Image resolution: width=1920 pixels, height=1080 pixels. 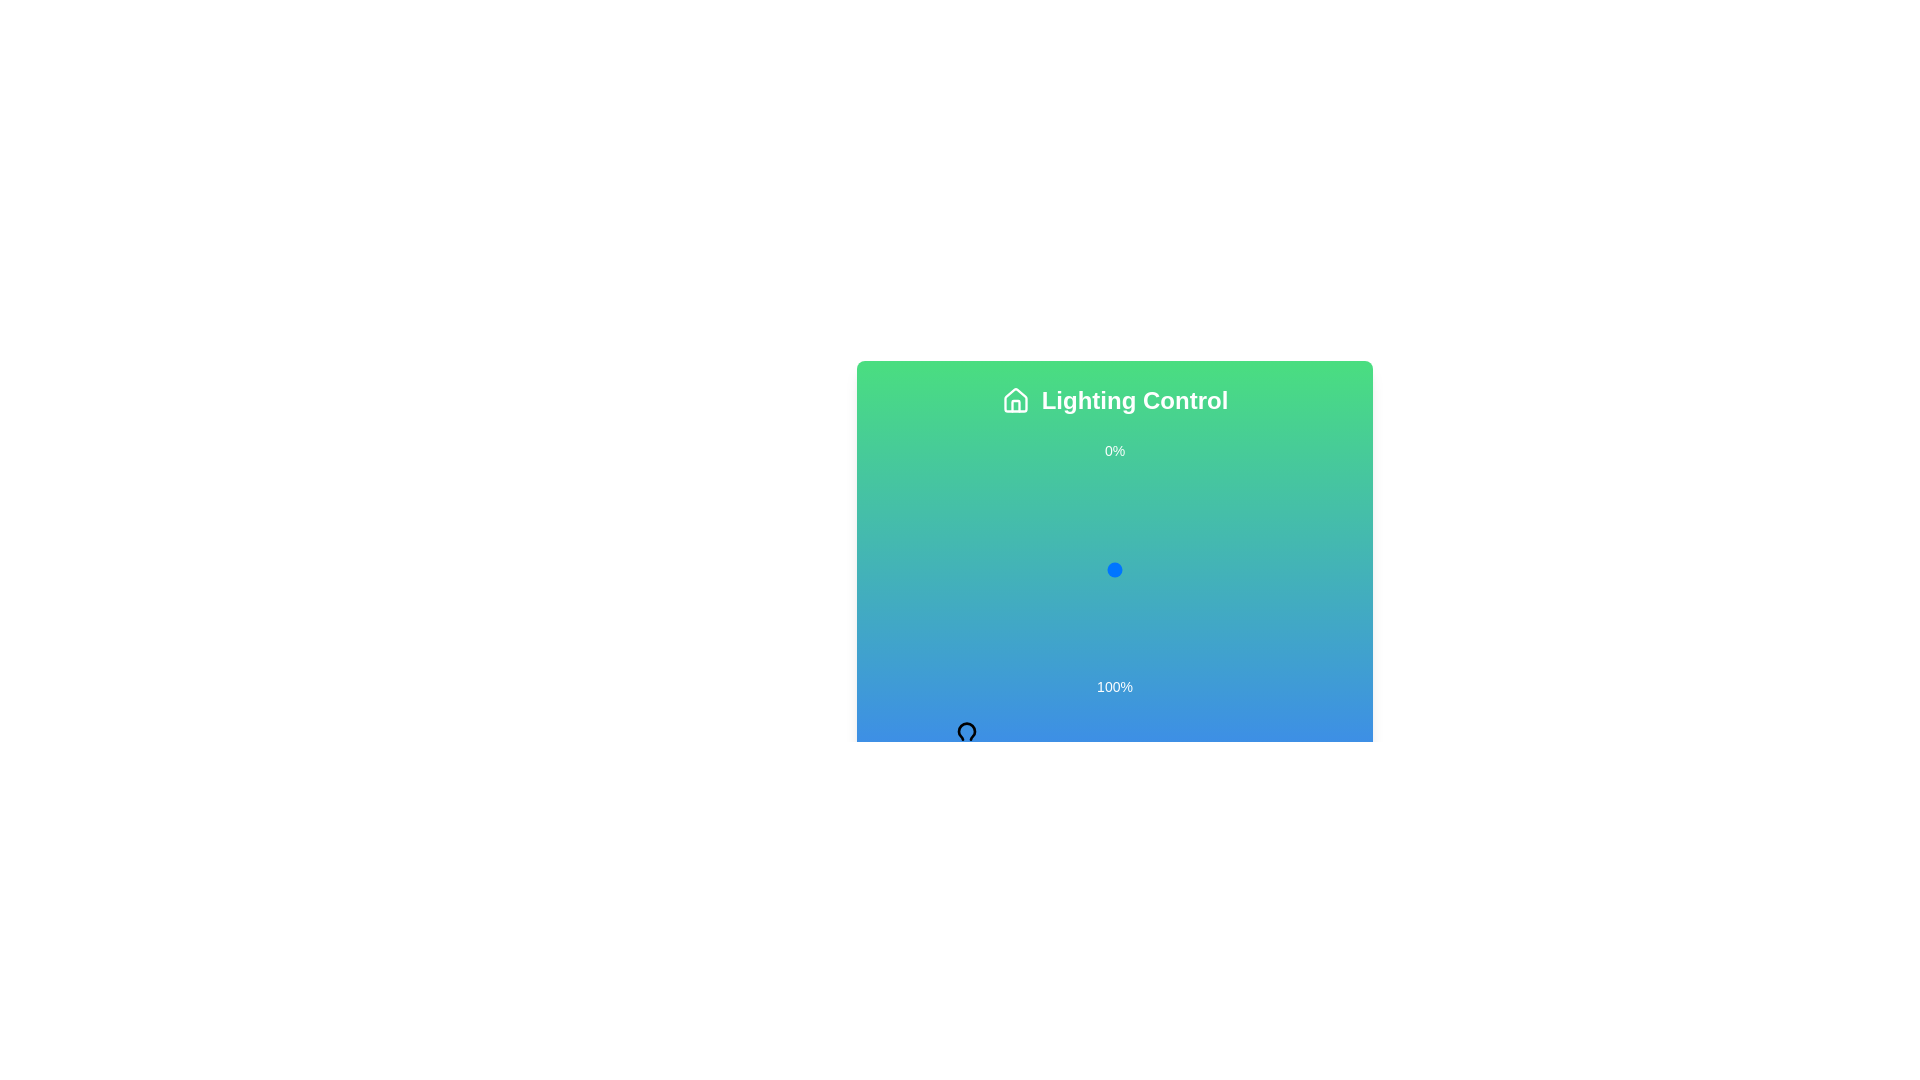 What do you see at coordinates (1113, 569) in the screenshot?
I see `the slider` at bounding box center [1113, 569].